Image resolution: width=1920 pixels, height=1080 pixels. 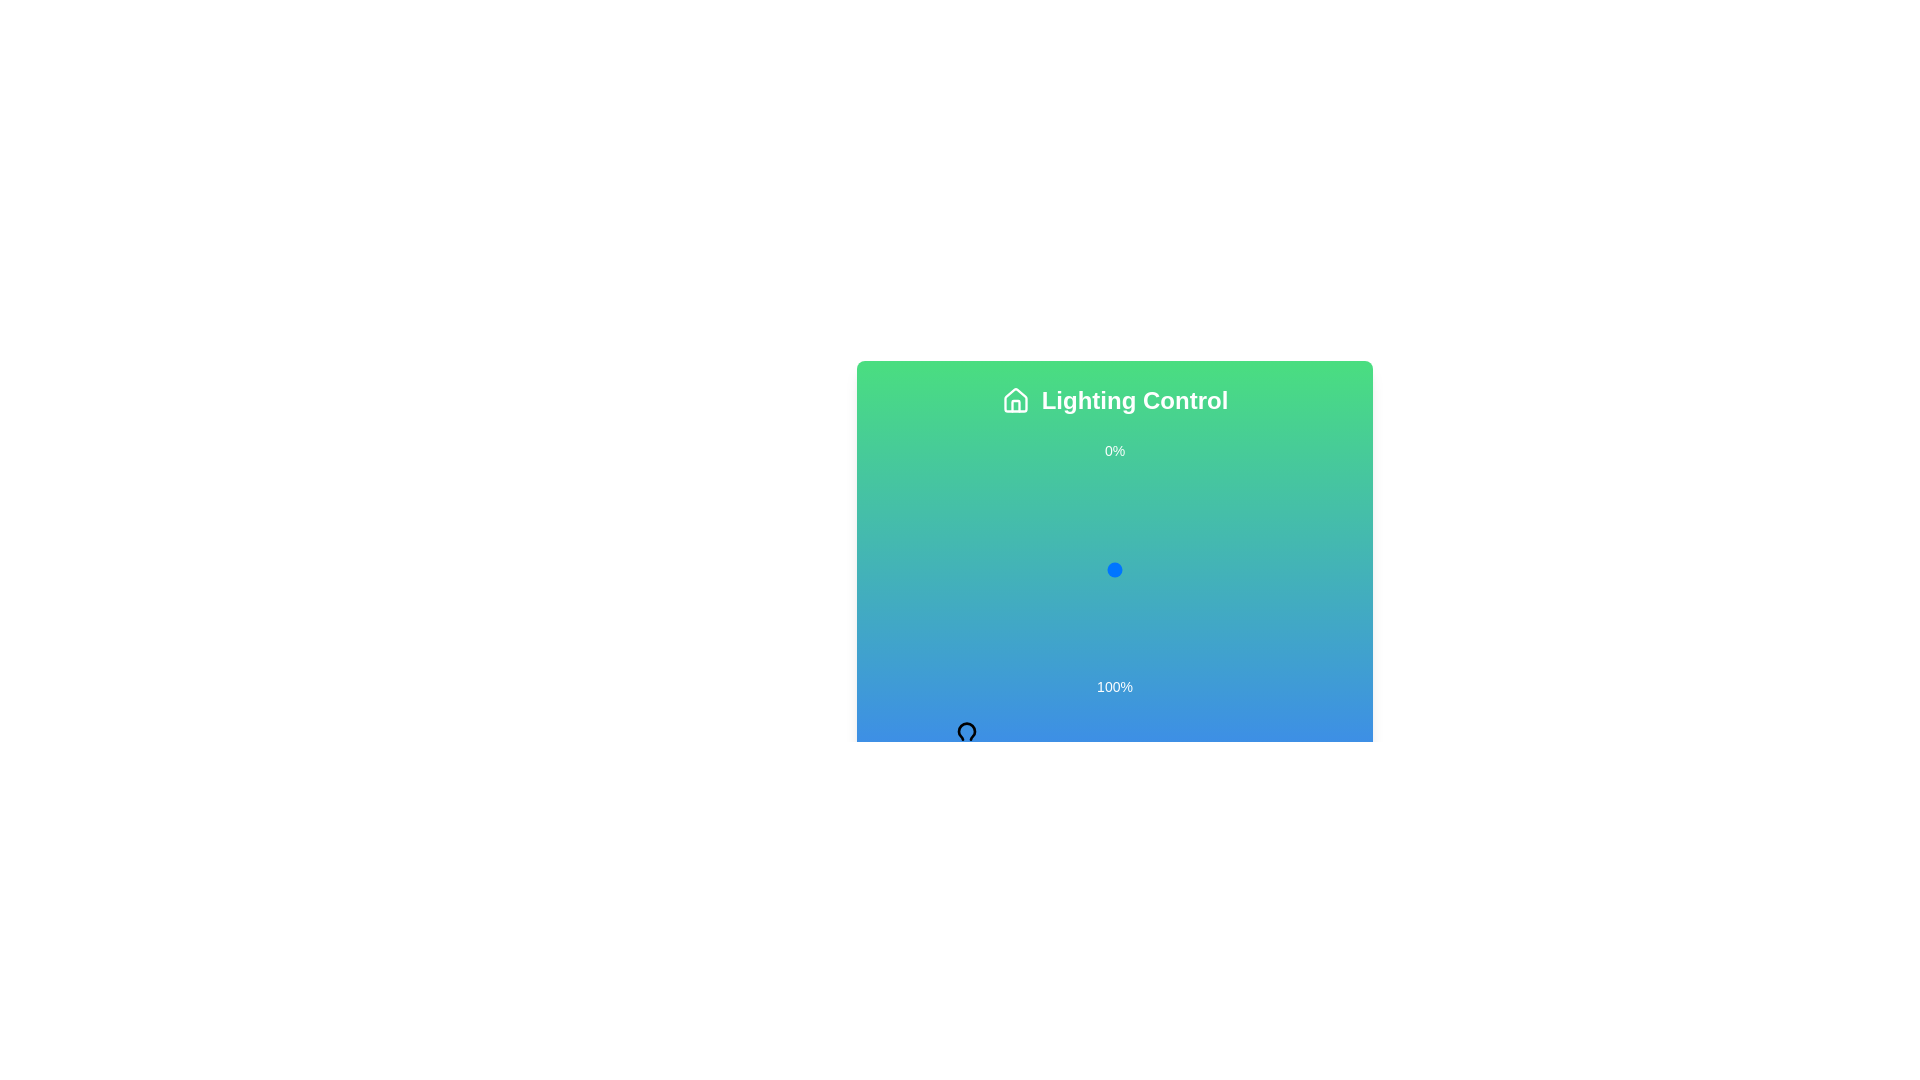 What do you see at coordinates (1113, 569) in the screenshot?
I see `the slider` at bounding box center [1113, 569].